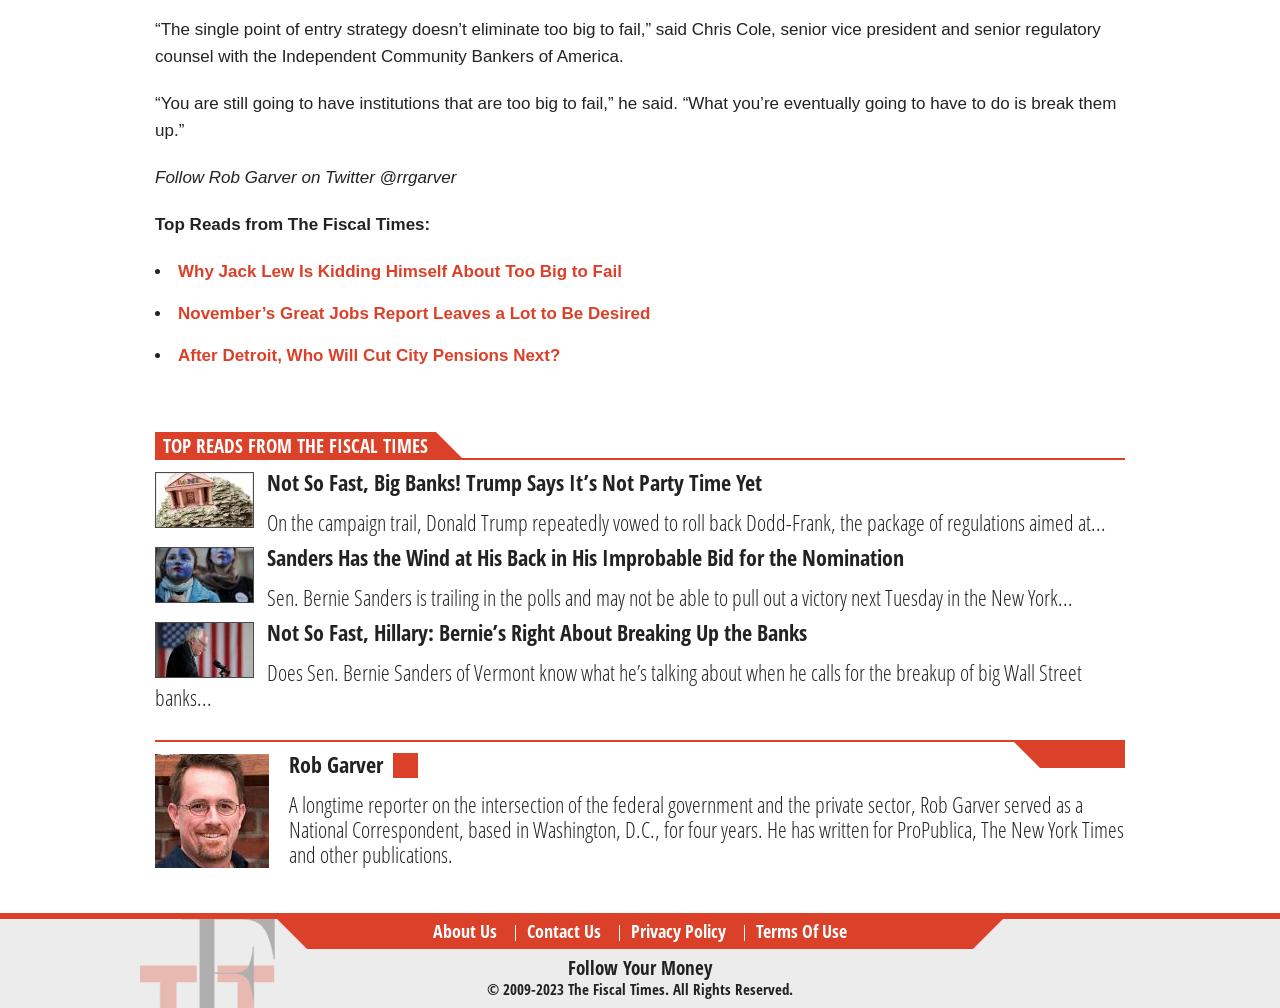 The width and height of the screenshot is (1280, 1008). I want to click on '© 2009-2023 The Fiscal Times. All rights reserved.', so click(640, 988).